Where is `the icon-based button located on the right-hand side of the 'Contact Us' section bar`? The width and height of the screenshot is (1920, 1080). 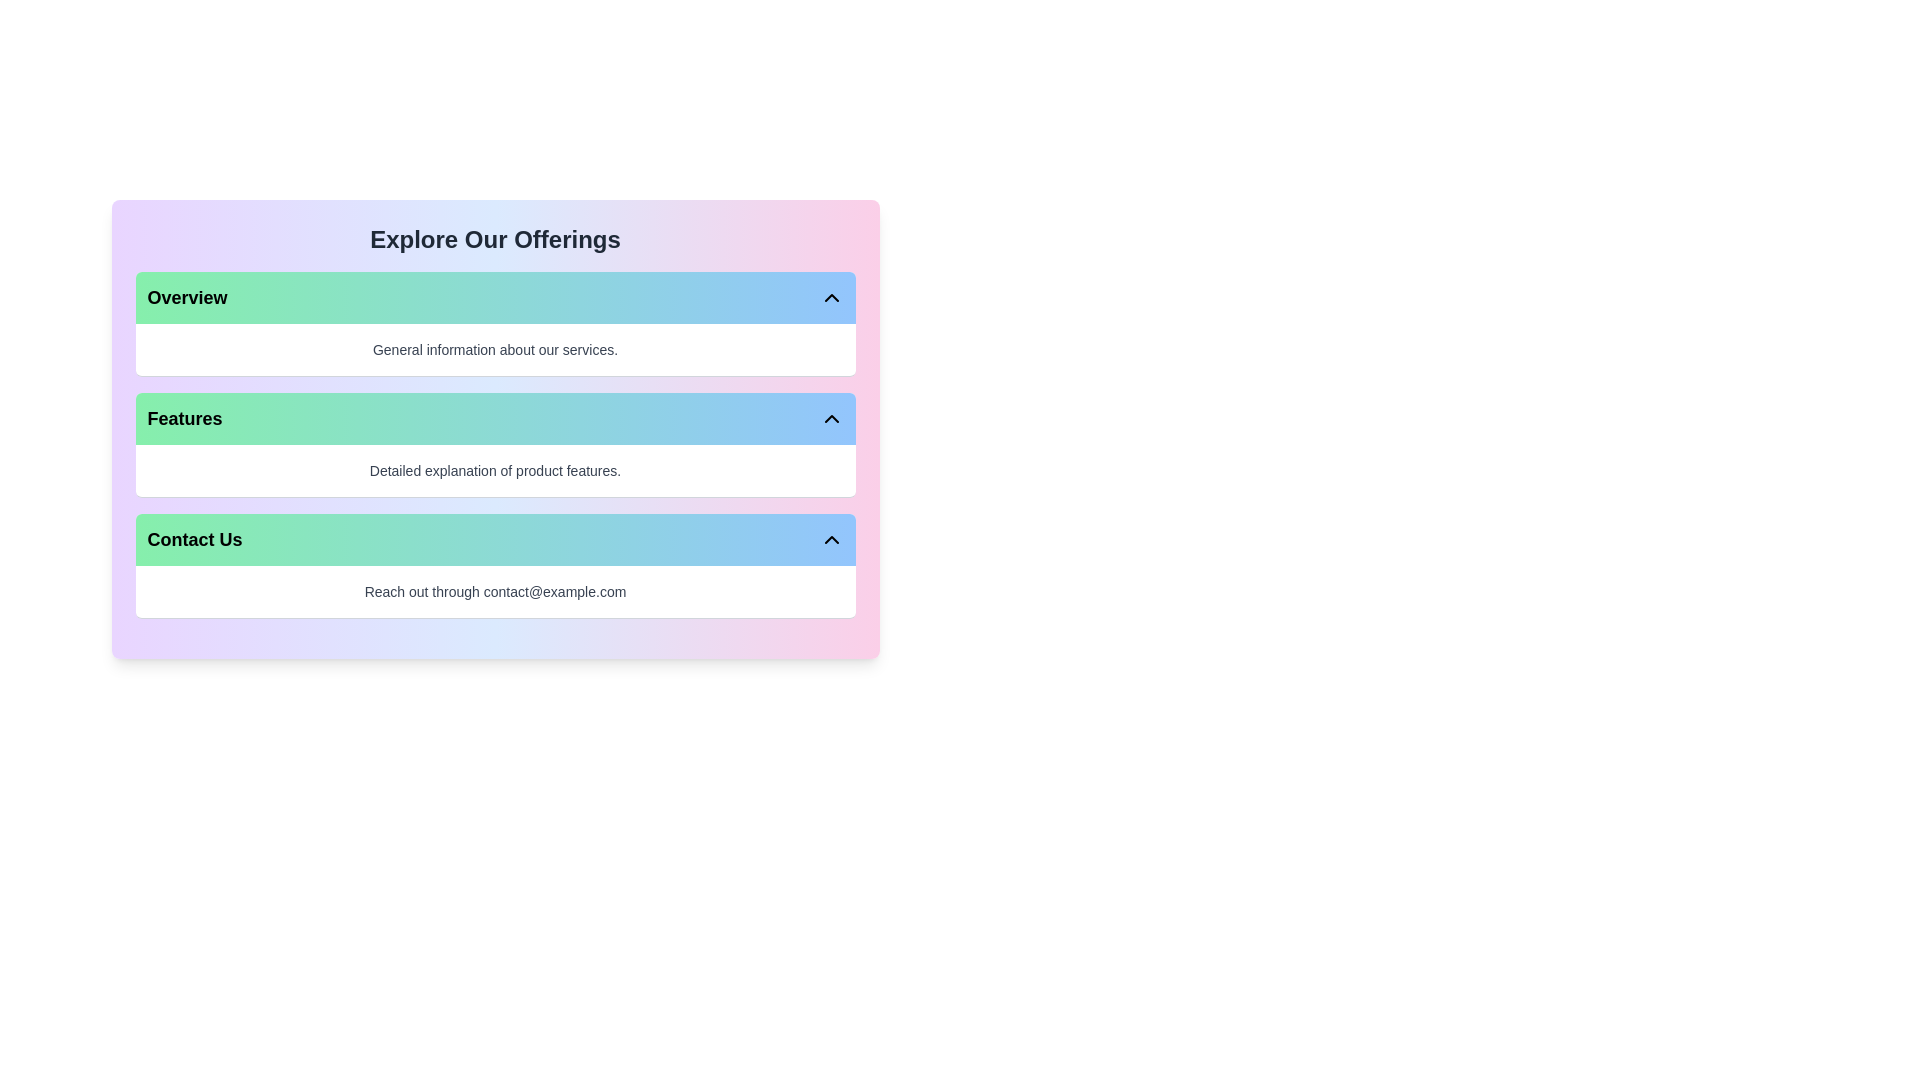 the icon-based button located on the right-hand side of the 'Contact Us' section bar is located at coordinates (831, 540).